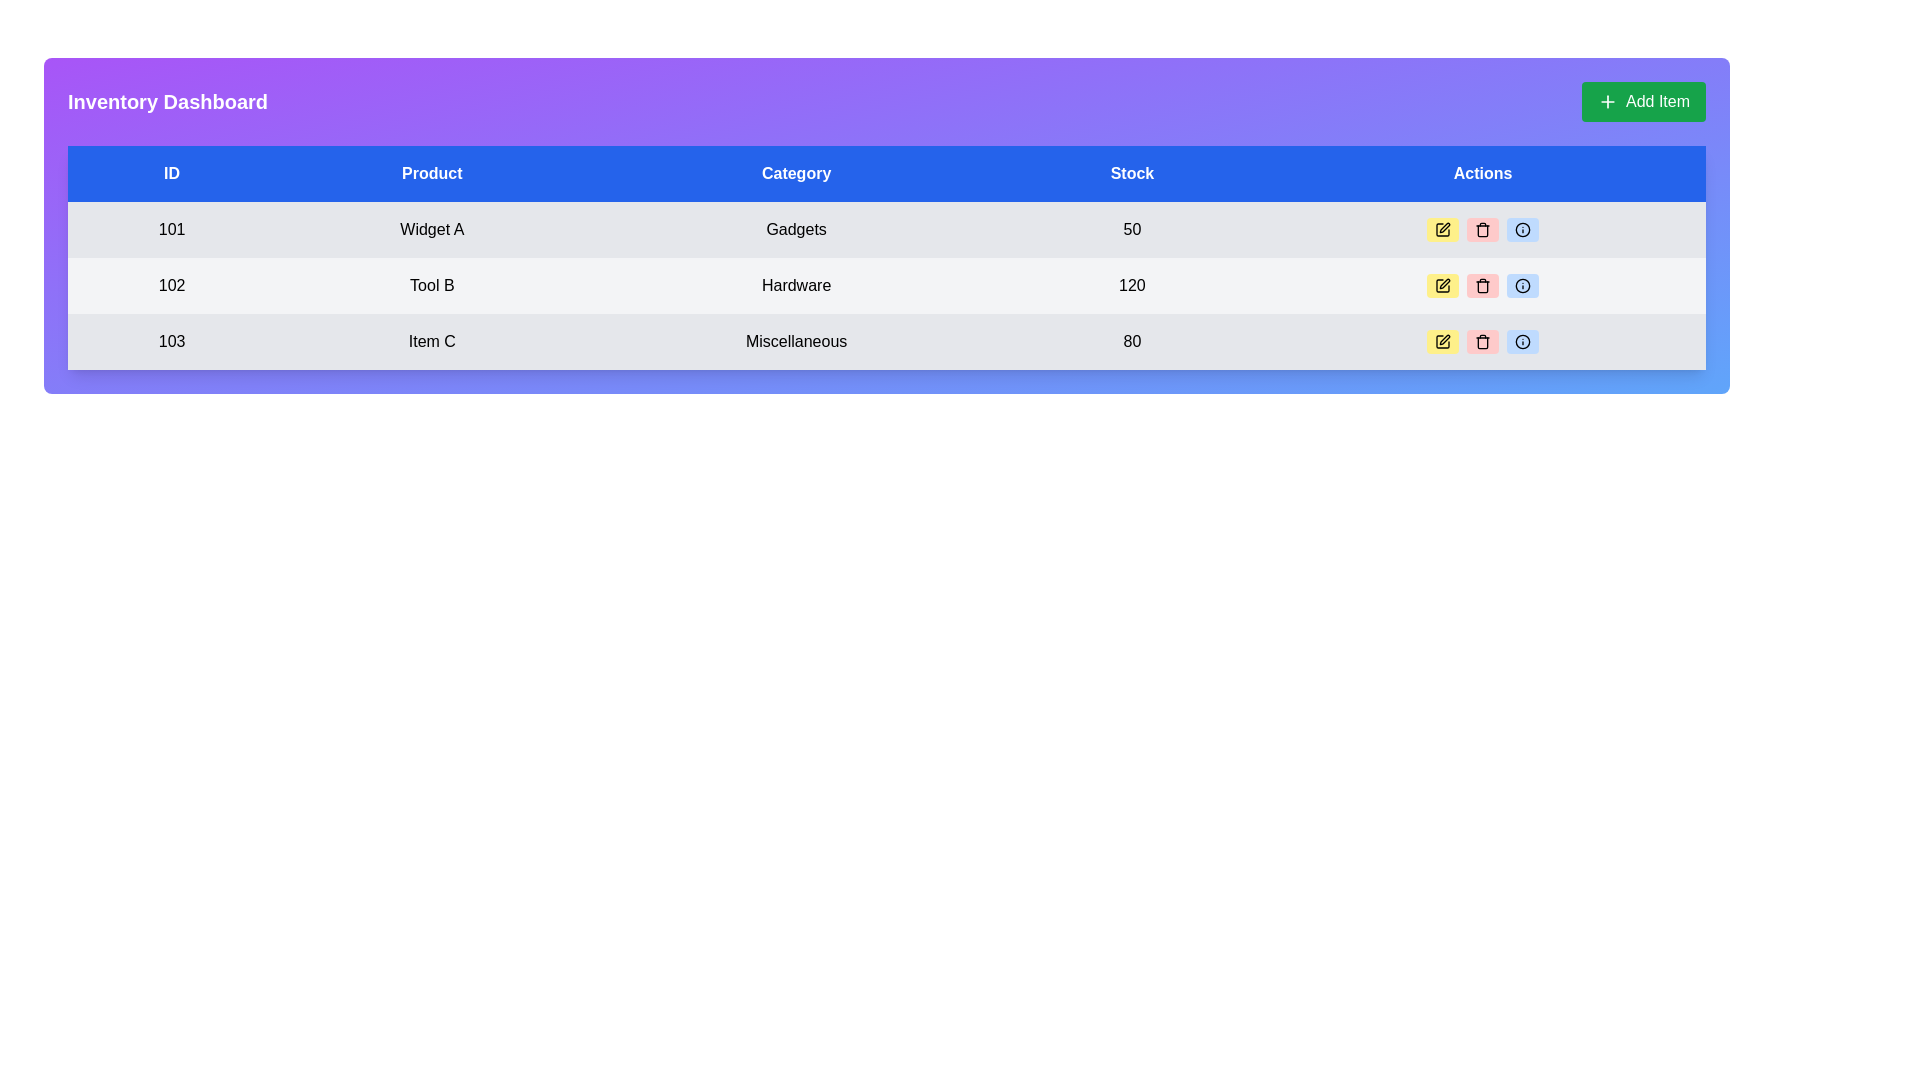  I want to click on the edit button in the Actions column of the third row for item 'Item C', so click(1443, 341).